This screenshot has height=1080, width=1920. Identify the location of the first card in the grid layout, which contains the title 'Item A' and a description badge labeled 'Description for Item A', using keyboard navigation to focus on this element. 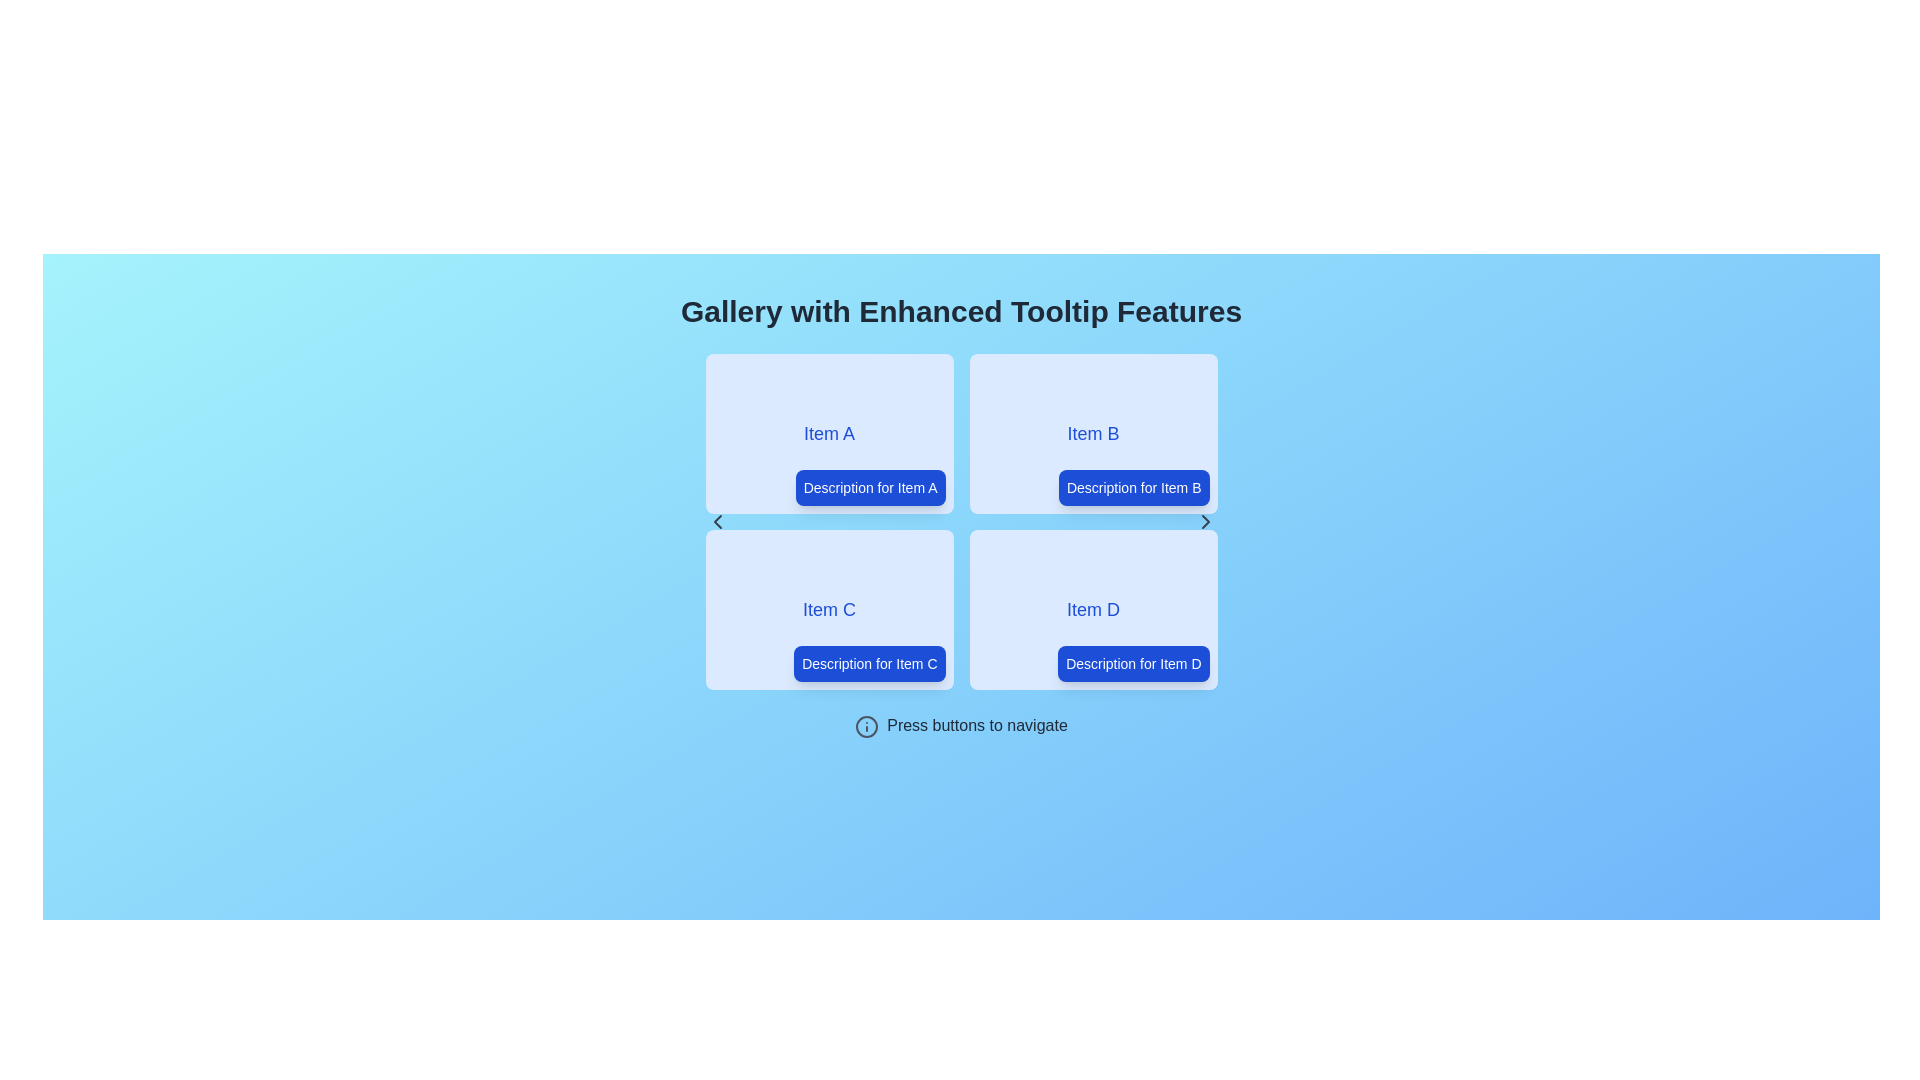
(829, 433).